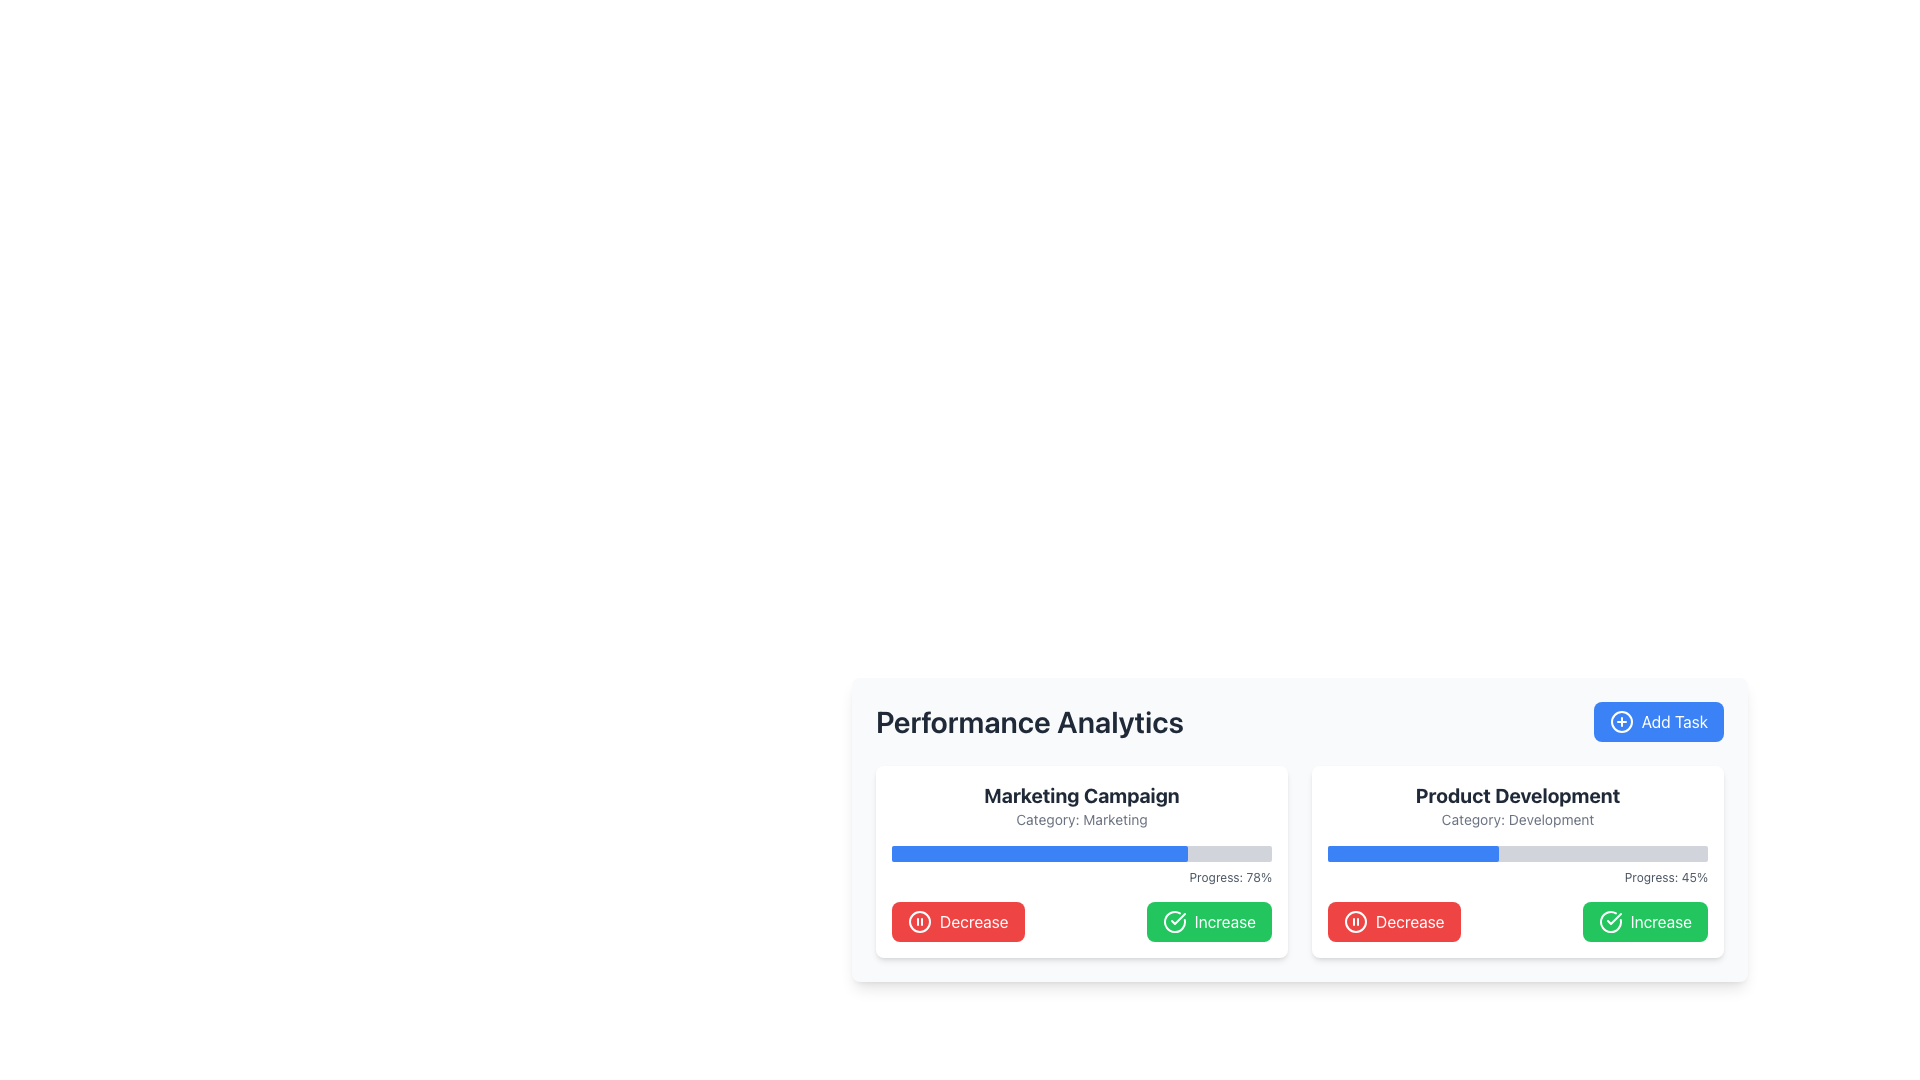 The width and height of the screenshot is (1920, 1080). What do you see at coordinates (1174, 921) in the screenshot?
I see `the SVG icon component that denotes an action related to increasing performance, located below the 'Performance Analytics' header and aligned with the 'Increase' button in the 'Marketing Campaign' card` at bounding box center [1174, 921].